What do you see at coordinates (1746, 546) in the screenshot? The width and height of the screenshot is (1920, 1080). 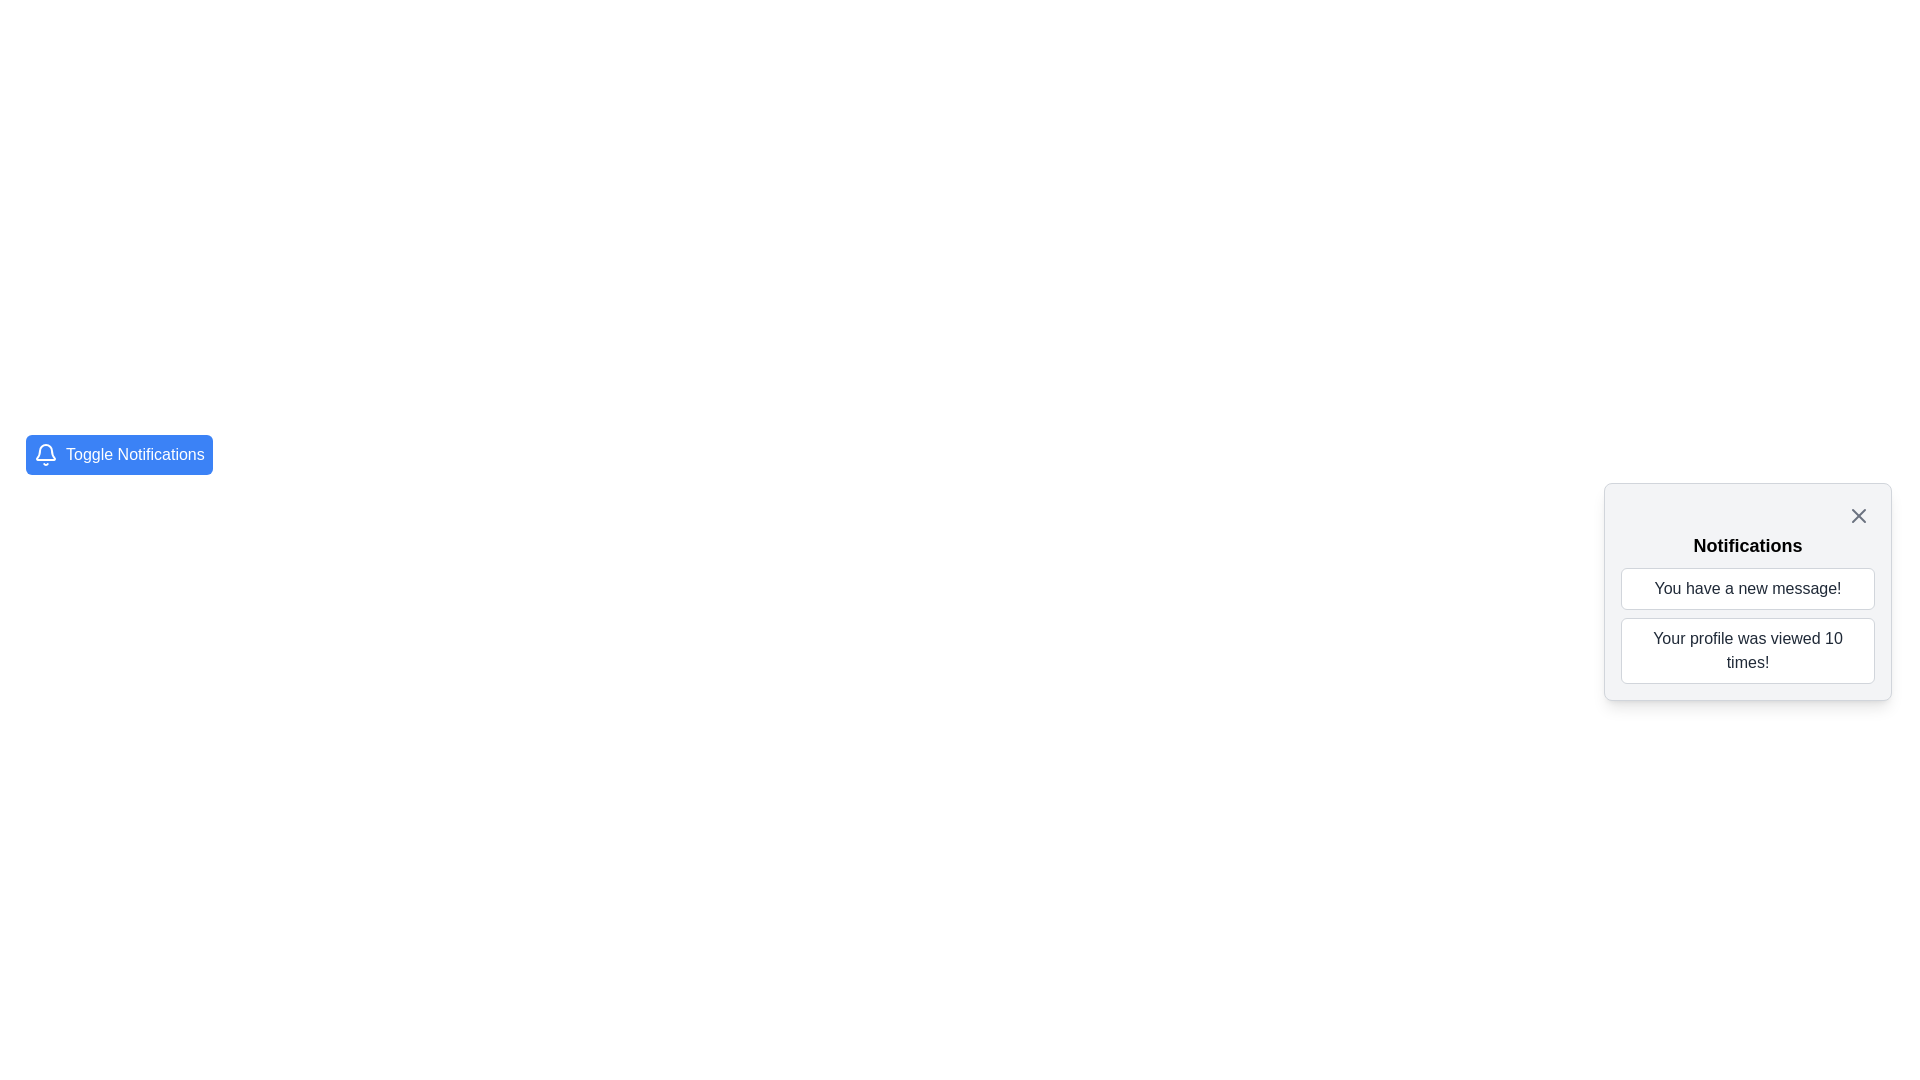 I see `the 'Notifications' text label which is bold and larger, located centrally at the top of the modal box, above the notification messages and next to the close button` at bounding box center [1746, 546].